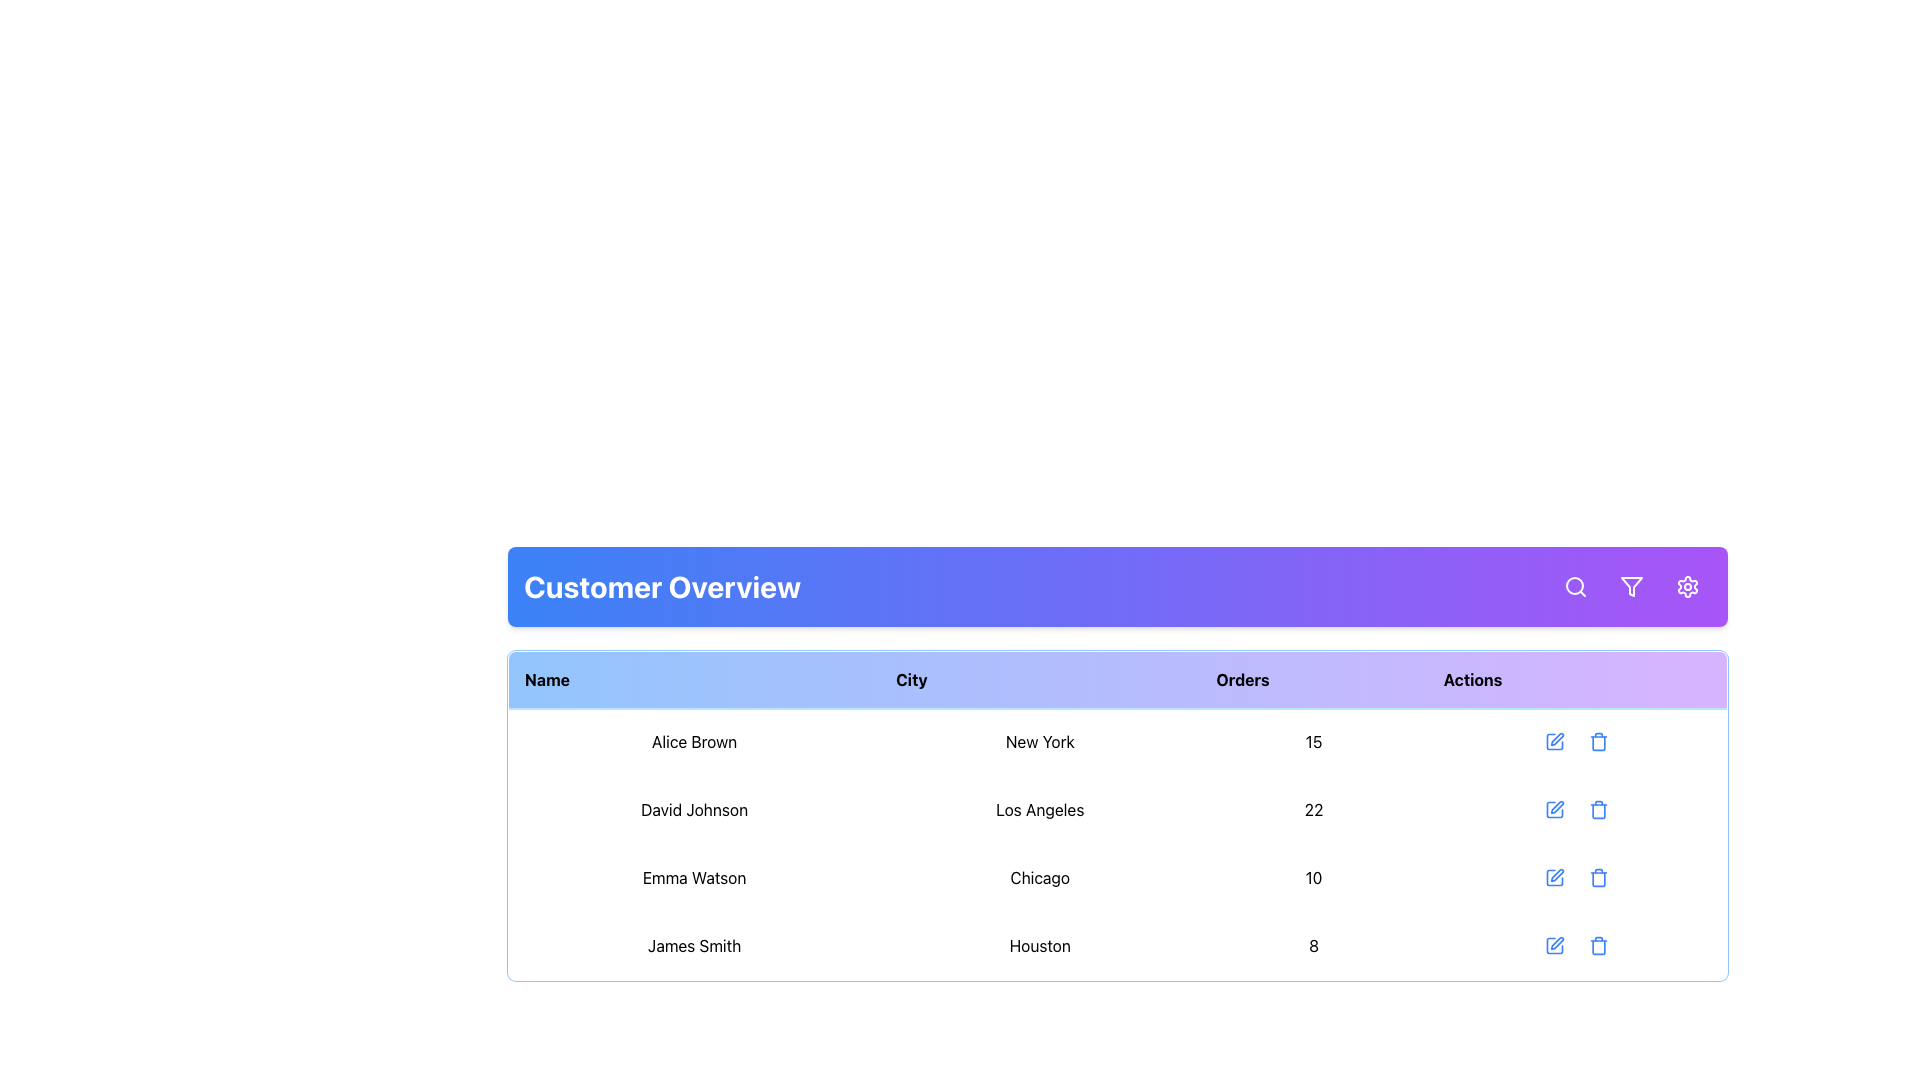  What do you see at coordinates (1554, 741) in the screenshot?
I see `the circular blue pen icon in the Actions column` at bounding box center [1554, 741].